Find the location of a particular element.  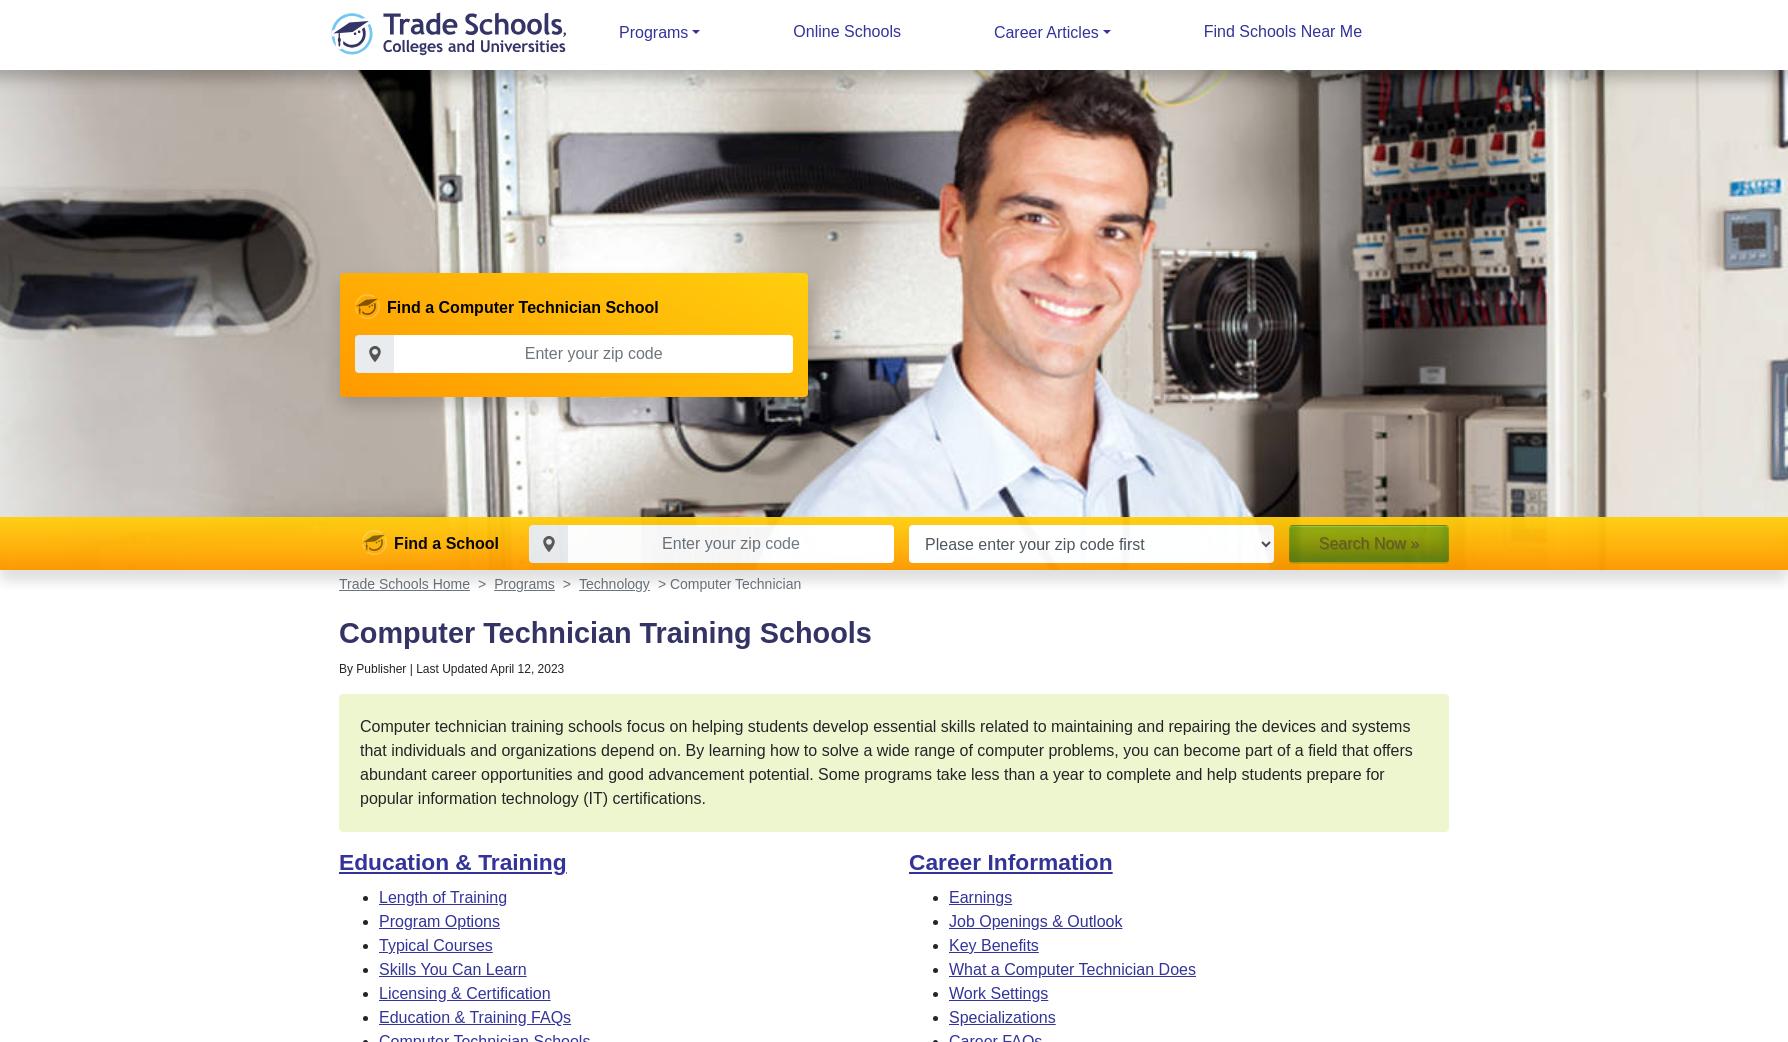

'Online Schools' is located at coordinates (845, 29).